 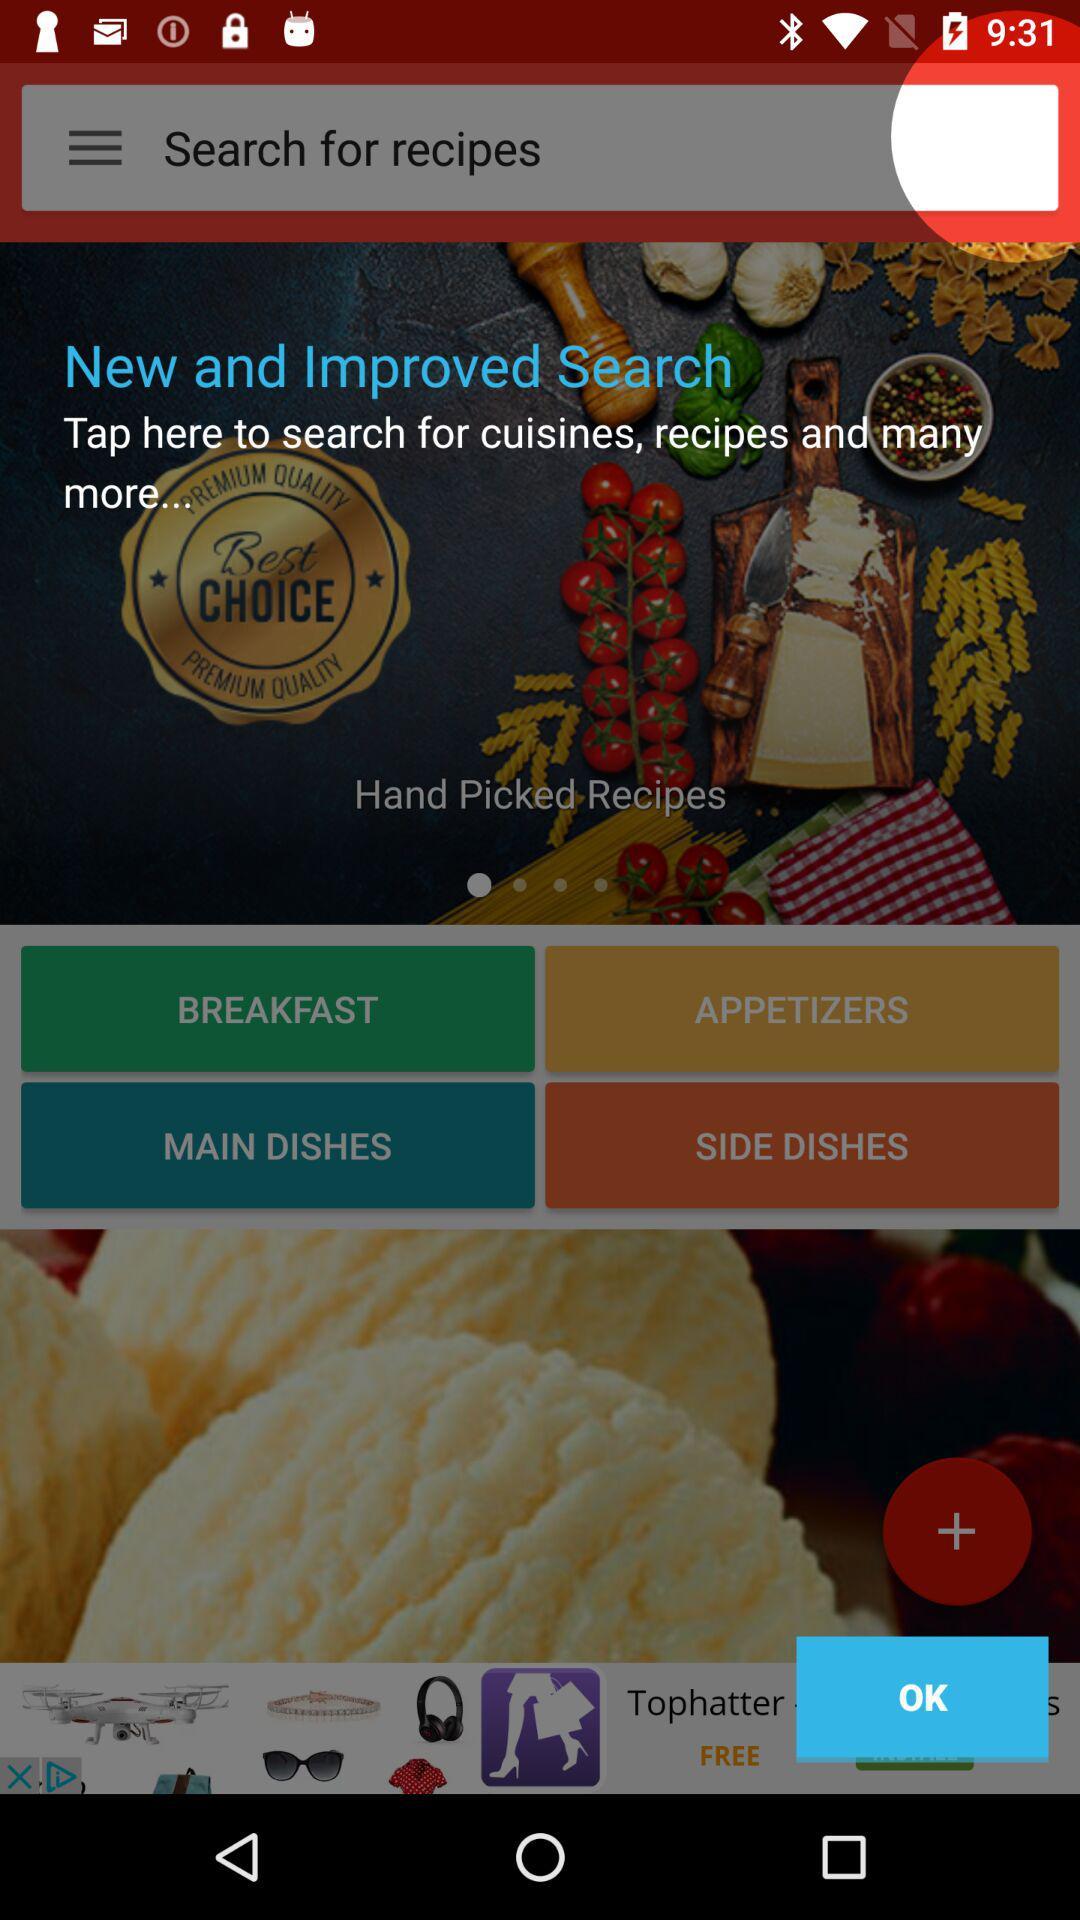 I want to click on hand picked recipes option, so click(x=540, y=582).